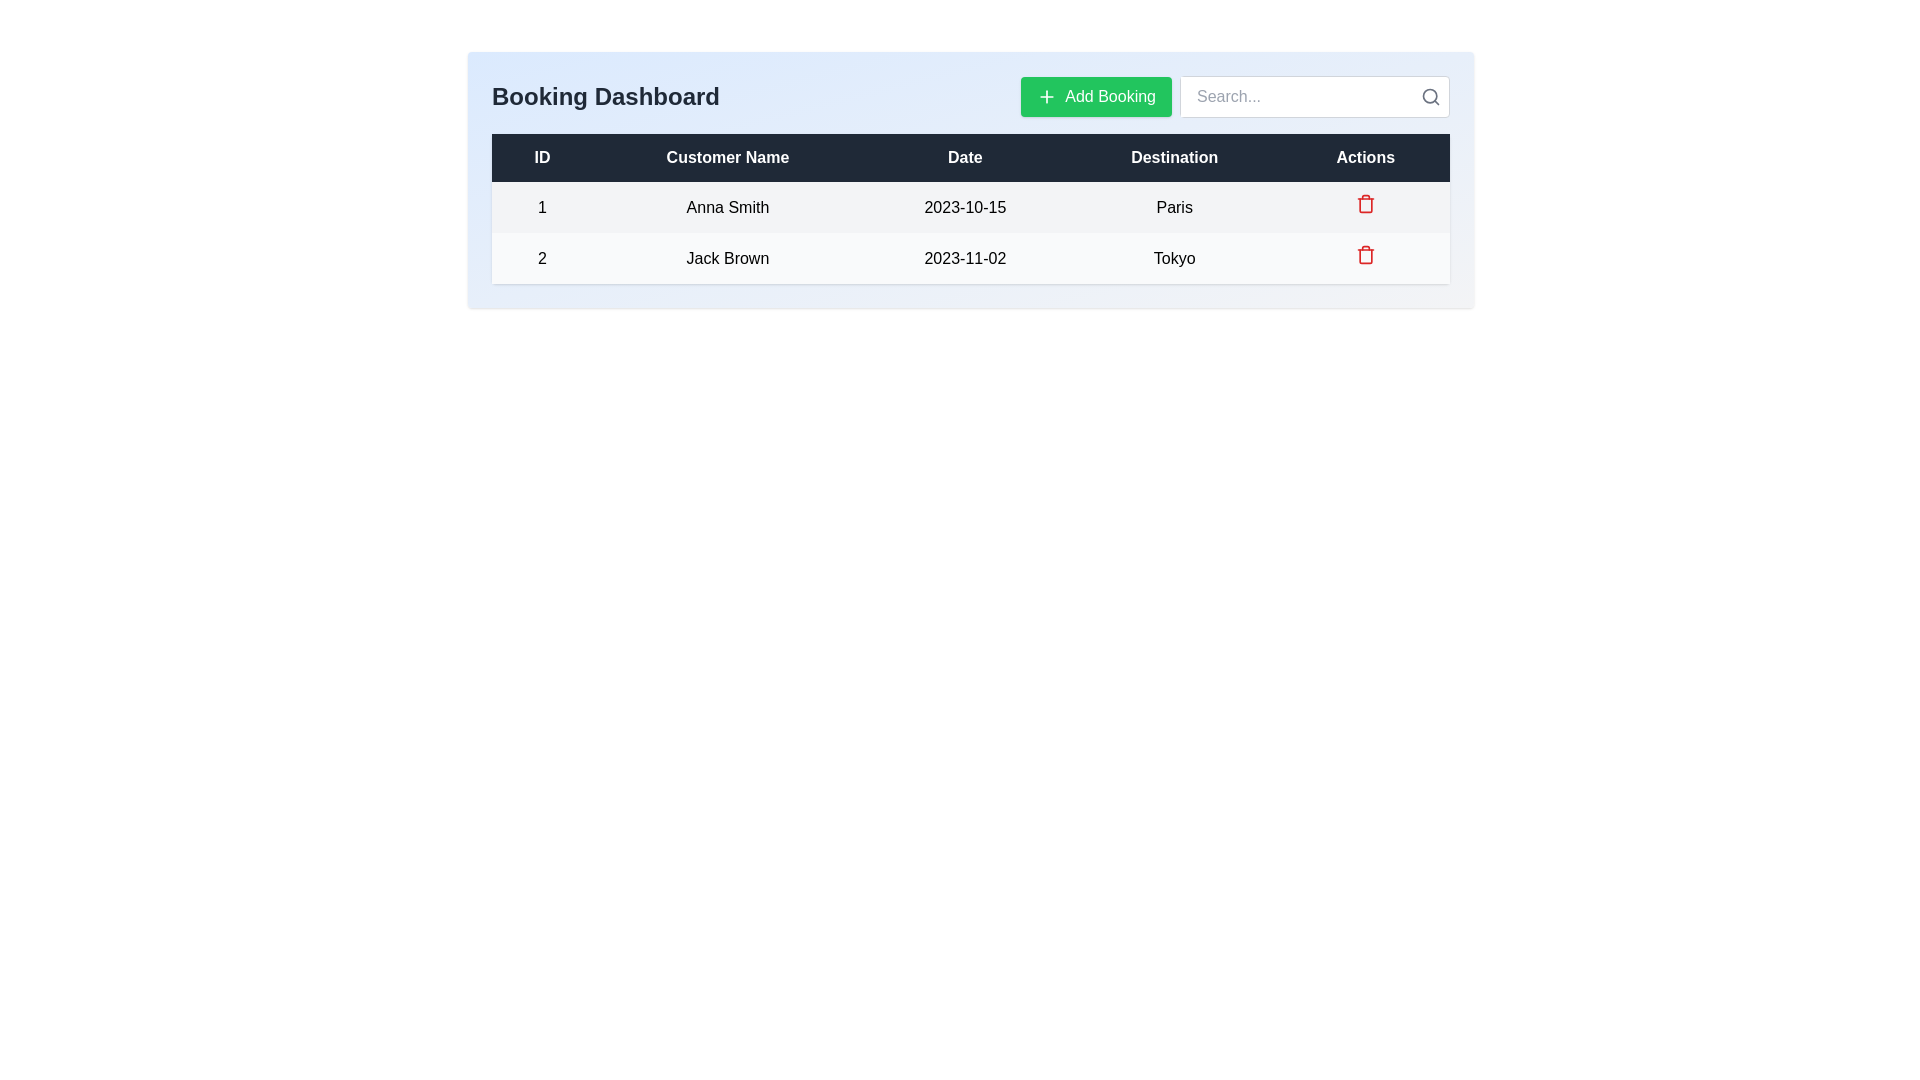 The height and width of the screenshot is (1080, 1920). I want to click on the 'Destination' header text label in the table, which is the fourth column header with a dark background and white text, so click(1174, 157).